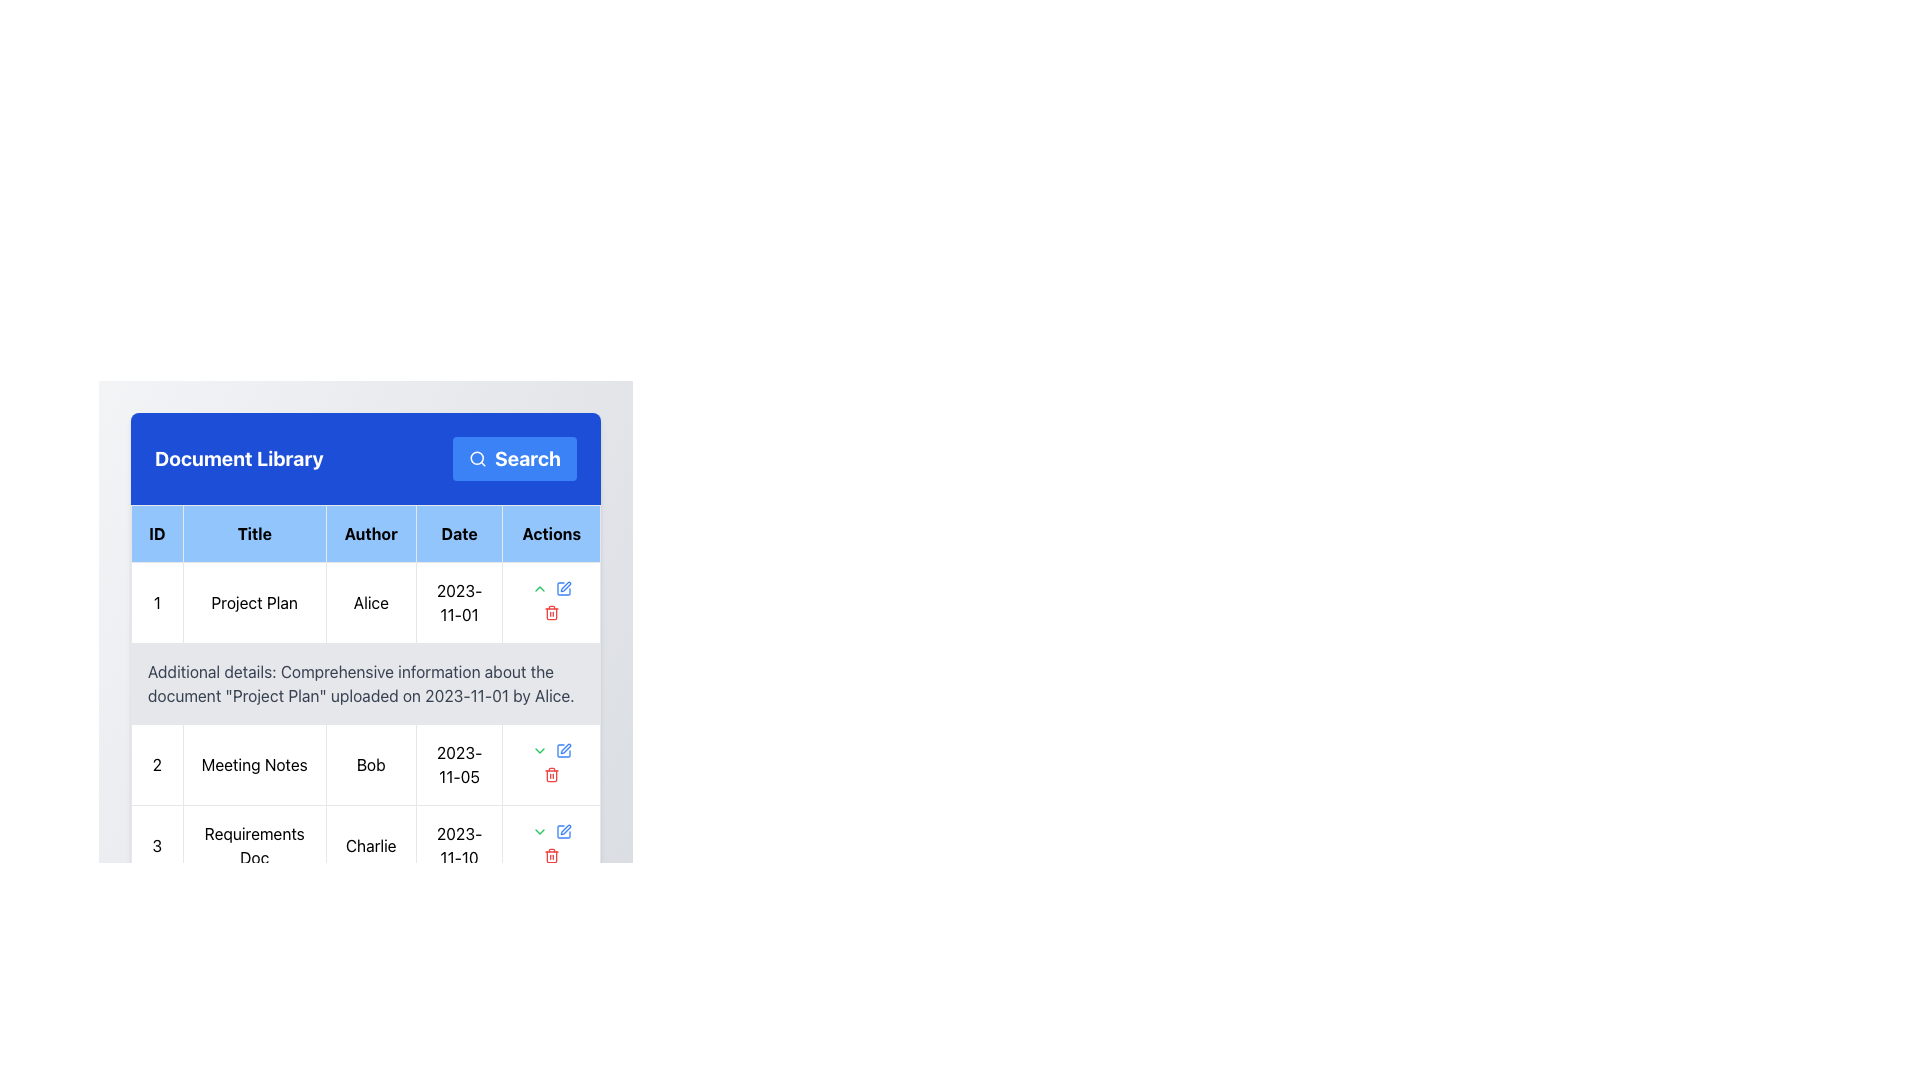  Describe the element at coordinates (458, 764) in the screenshot. I see `the text label displaying the date '2023-11-05', styled with a border, located in the fourth column of the second row in the table under the 'Date' header` at that location.